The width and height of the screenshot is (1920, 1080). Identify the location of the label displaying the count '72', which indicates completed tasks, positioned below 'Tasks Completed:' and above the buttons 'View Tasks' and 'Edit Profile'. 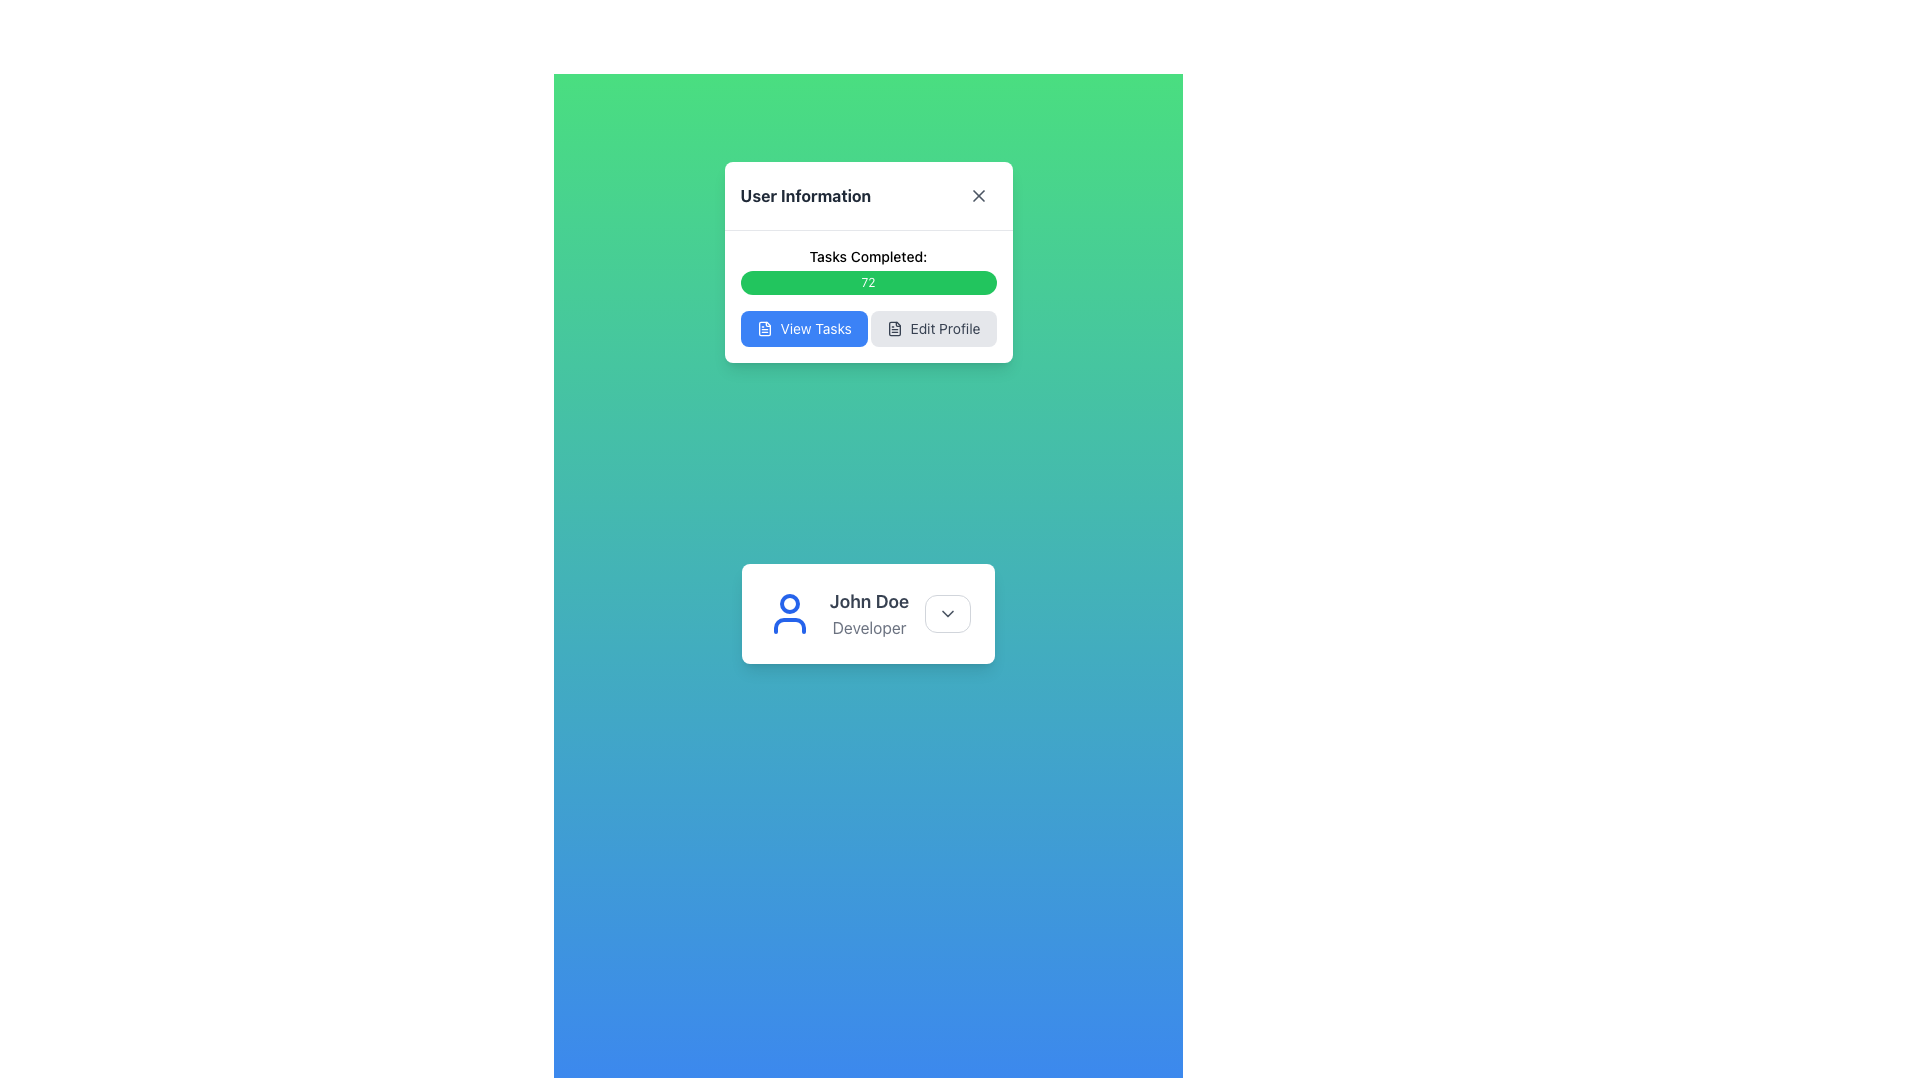
(868, 282).